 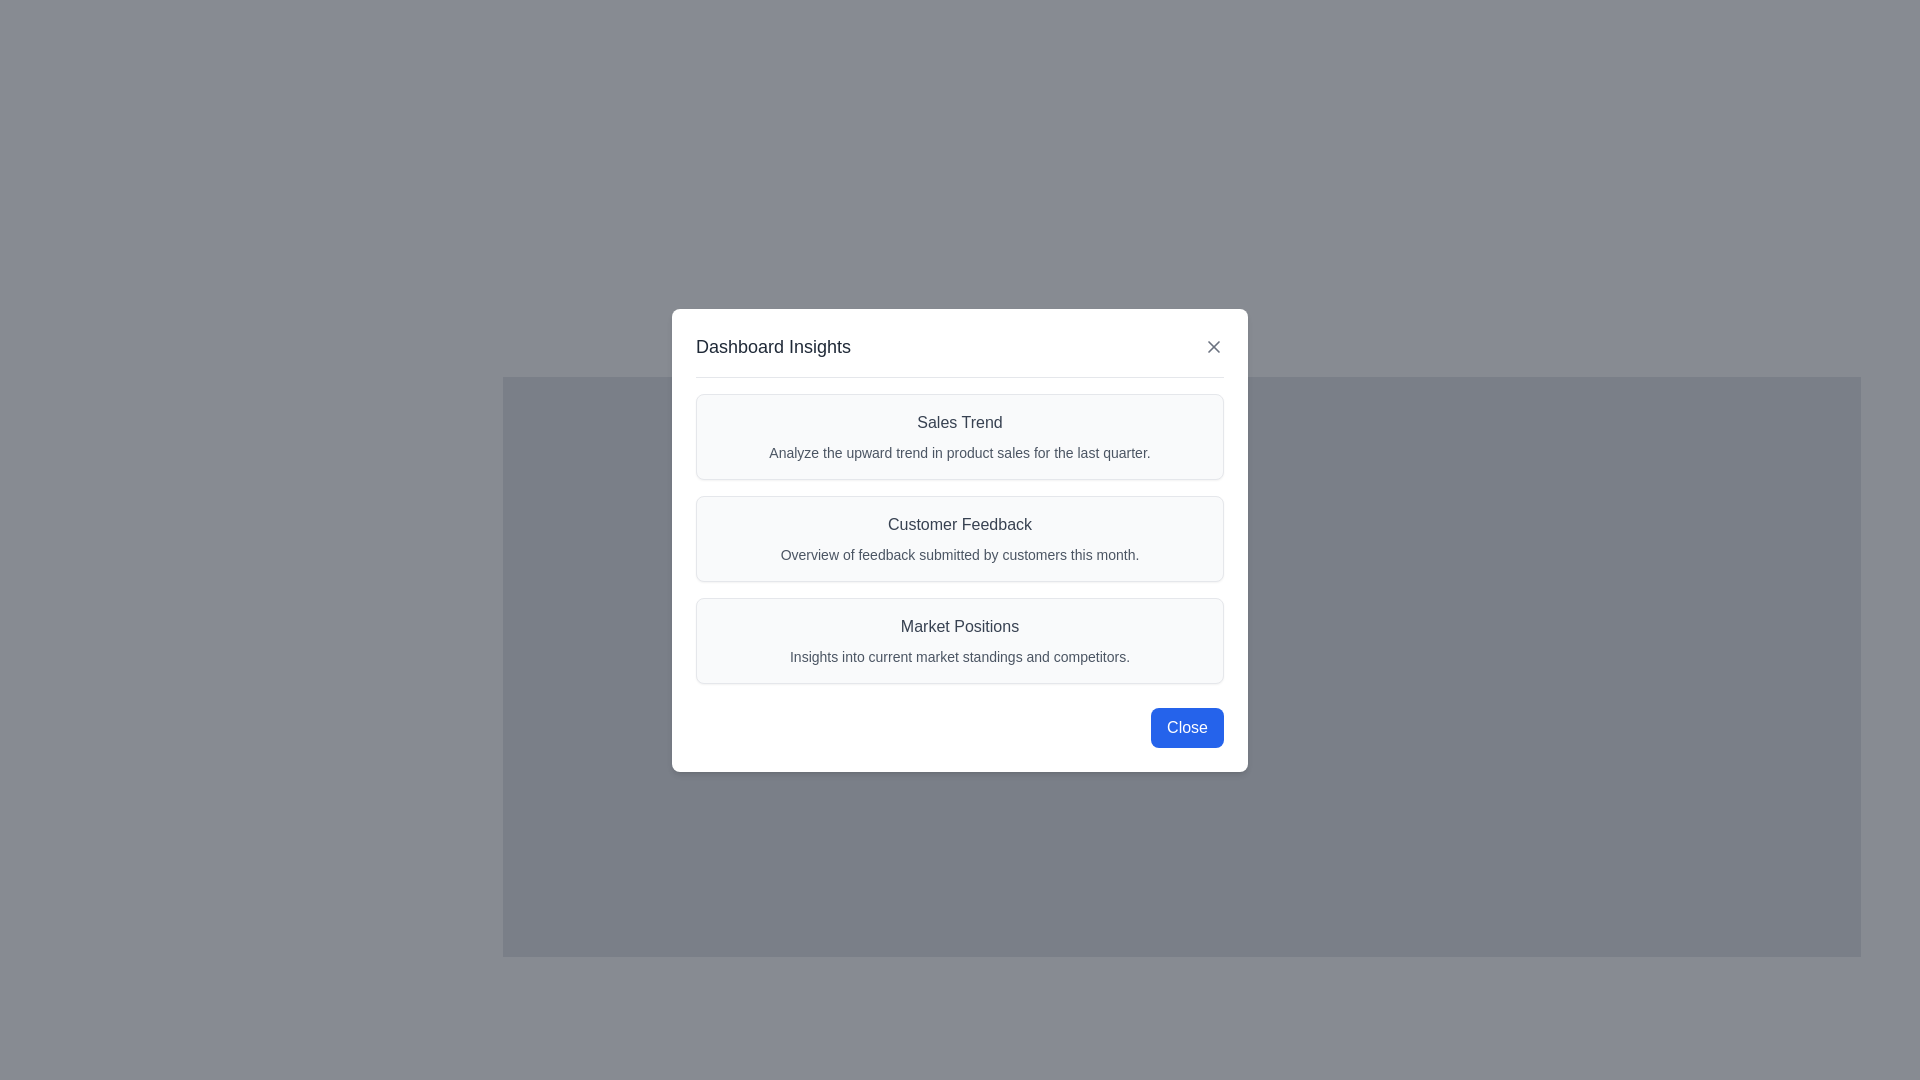 What do you see at coordinates (960, 625) in the screenshot?
I see `the Text Label that serves as a title or heading within the 'Dashboard Insights' panel, providing a succinct identification of the section` at bounding box center [960, 625].